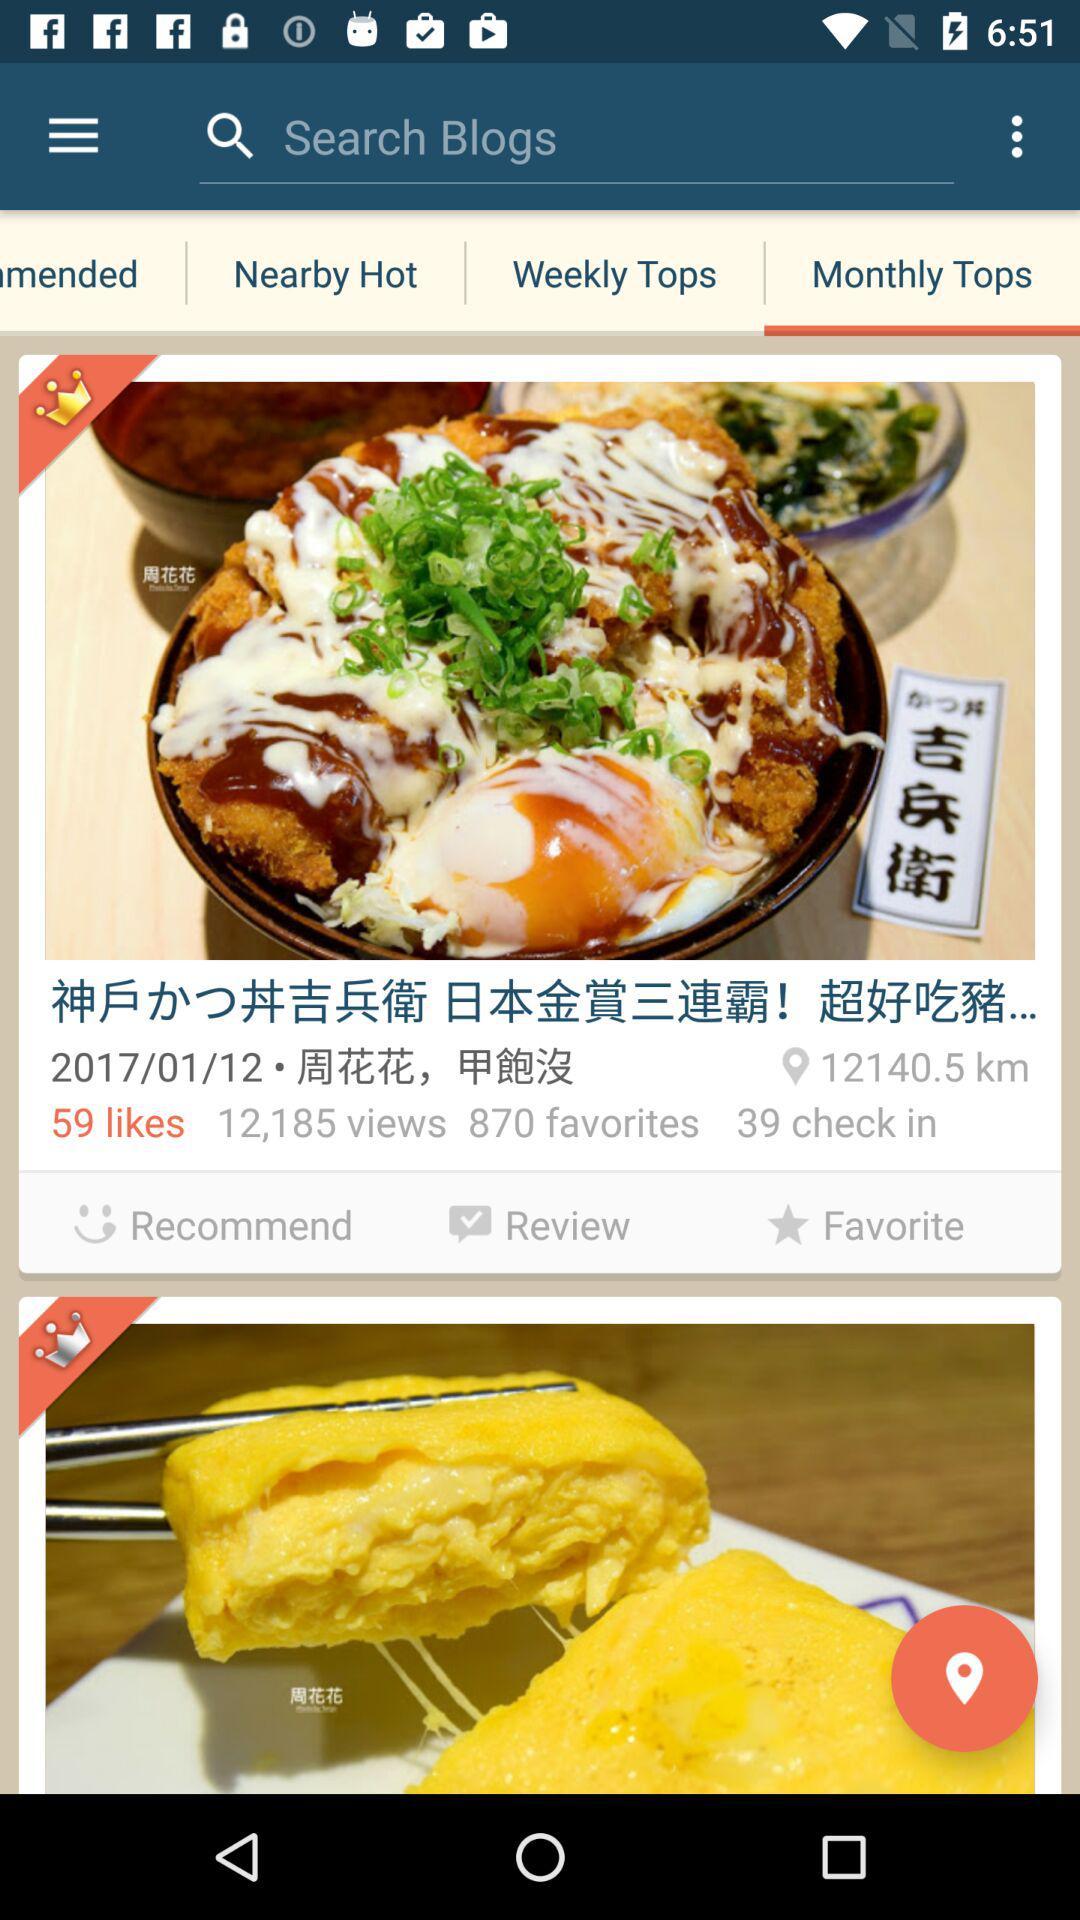  What do you see at coordinates (1017, 135) in the screenshot?
I see `the icon above monthly tops` at bounding box center [1017, 135].